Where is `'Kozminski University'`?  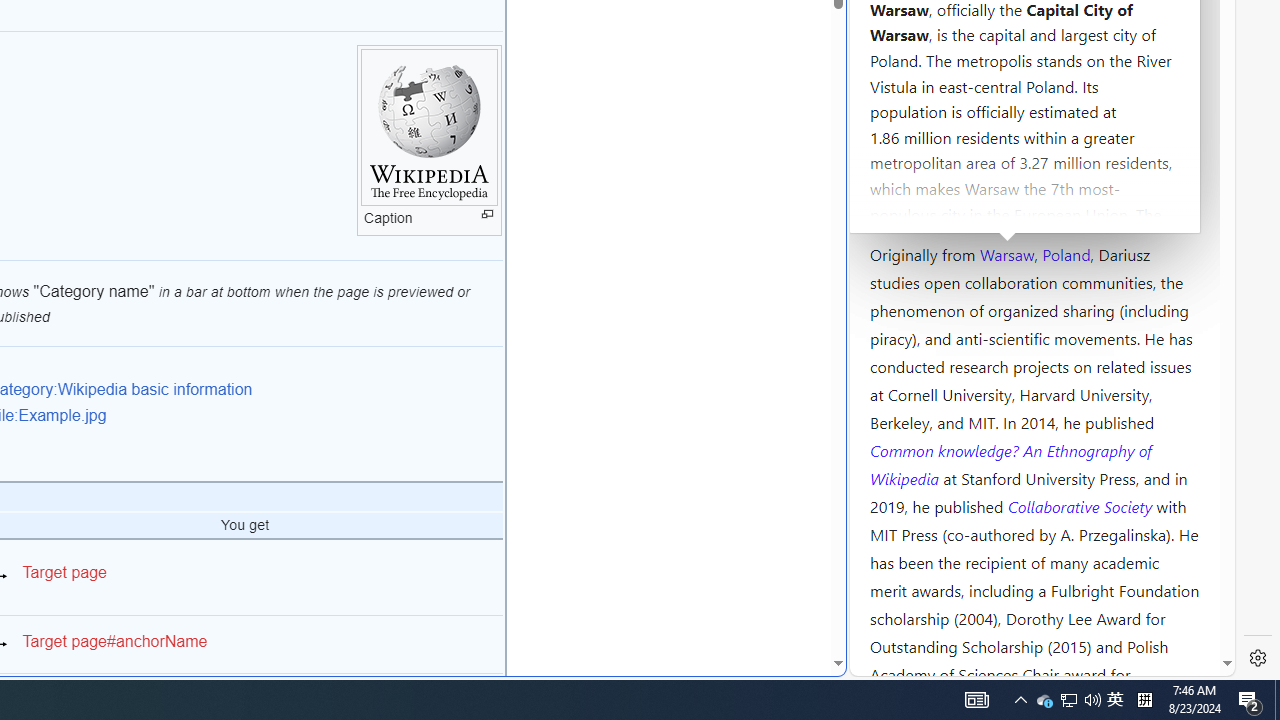
'Kozminski University' is located at coordinates (1034, 135).